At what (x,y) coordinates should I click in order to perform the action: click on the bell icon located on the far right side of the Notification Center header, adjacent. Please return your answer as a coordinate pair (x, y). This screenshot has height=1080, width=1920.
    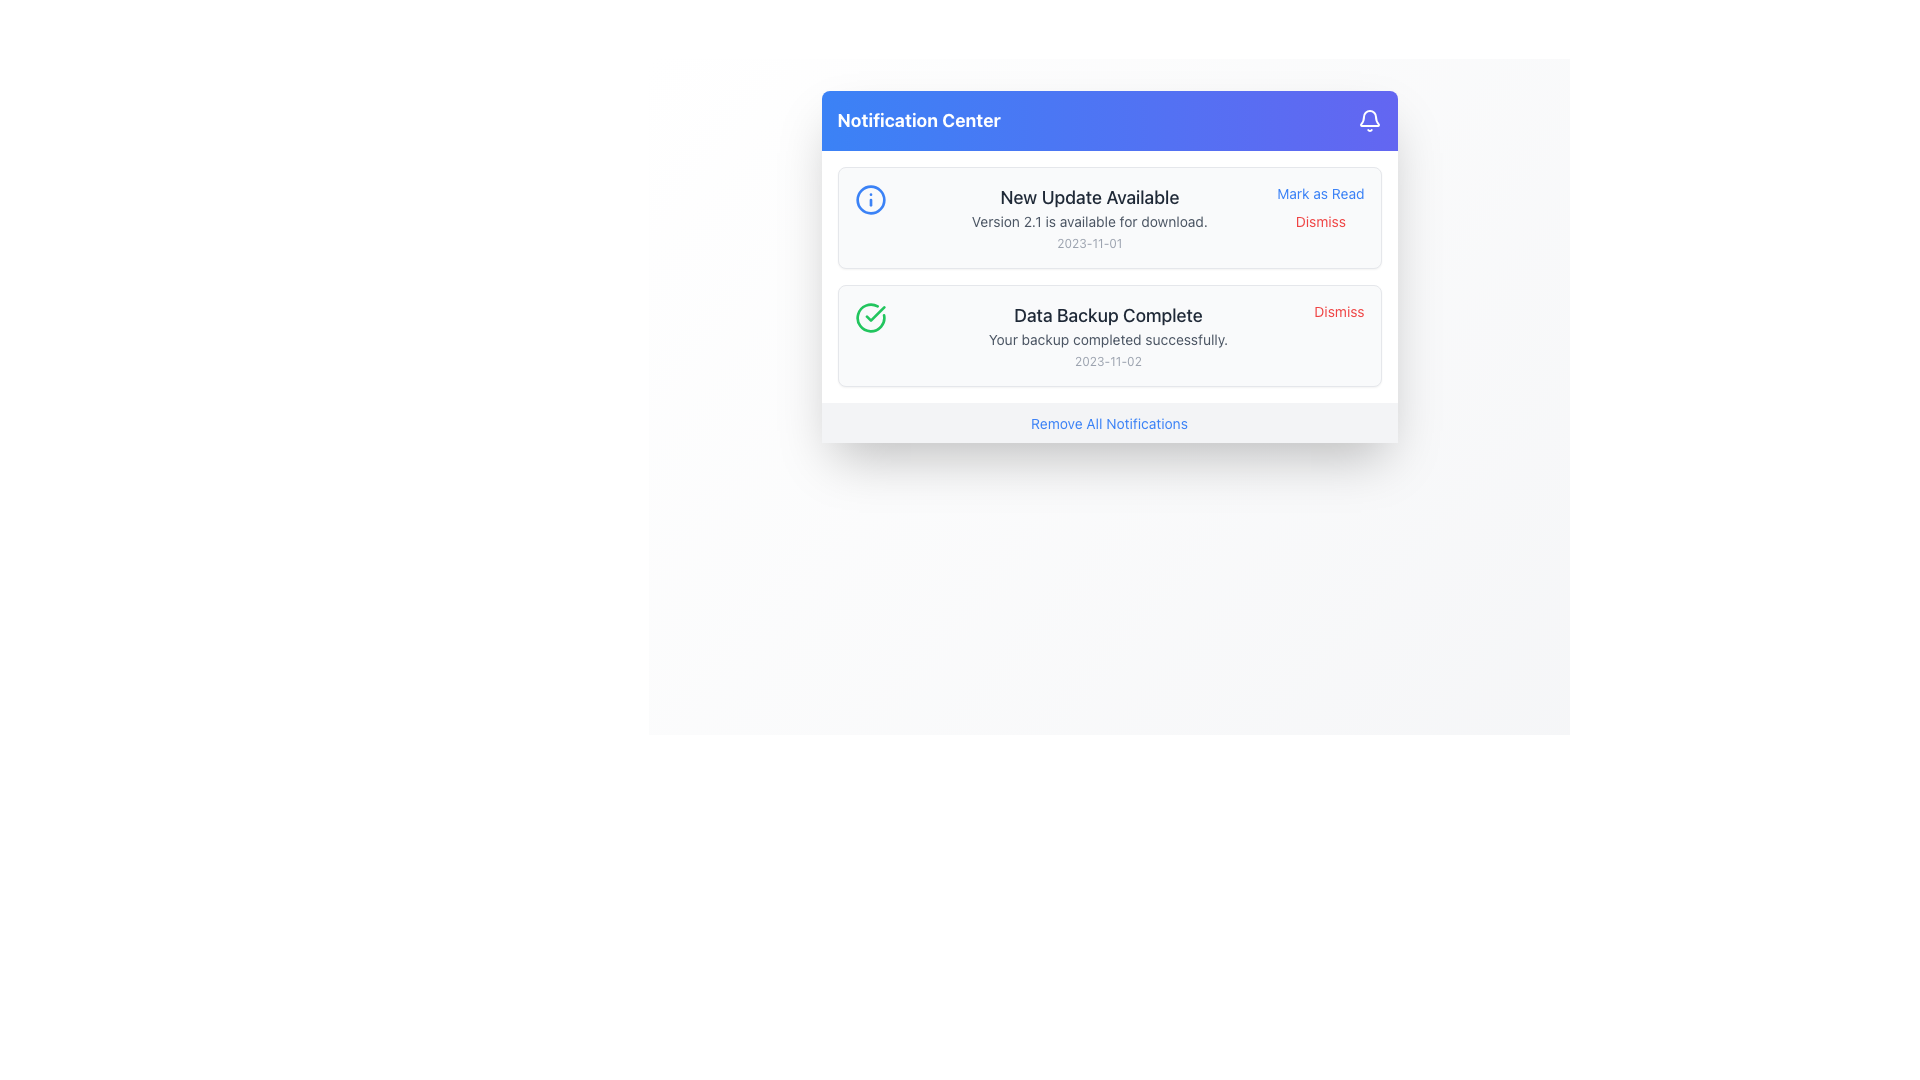
    Looking at the image, I should click on (1368, 120).